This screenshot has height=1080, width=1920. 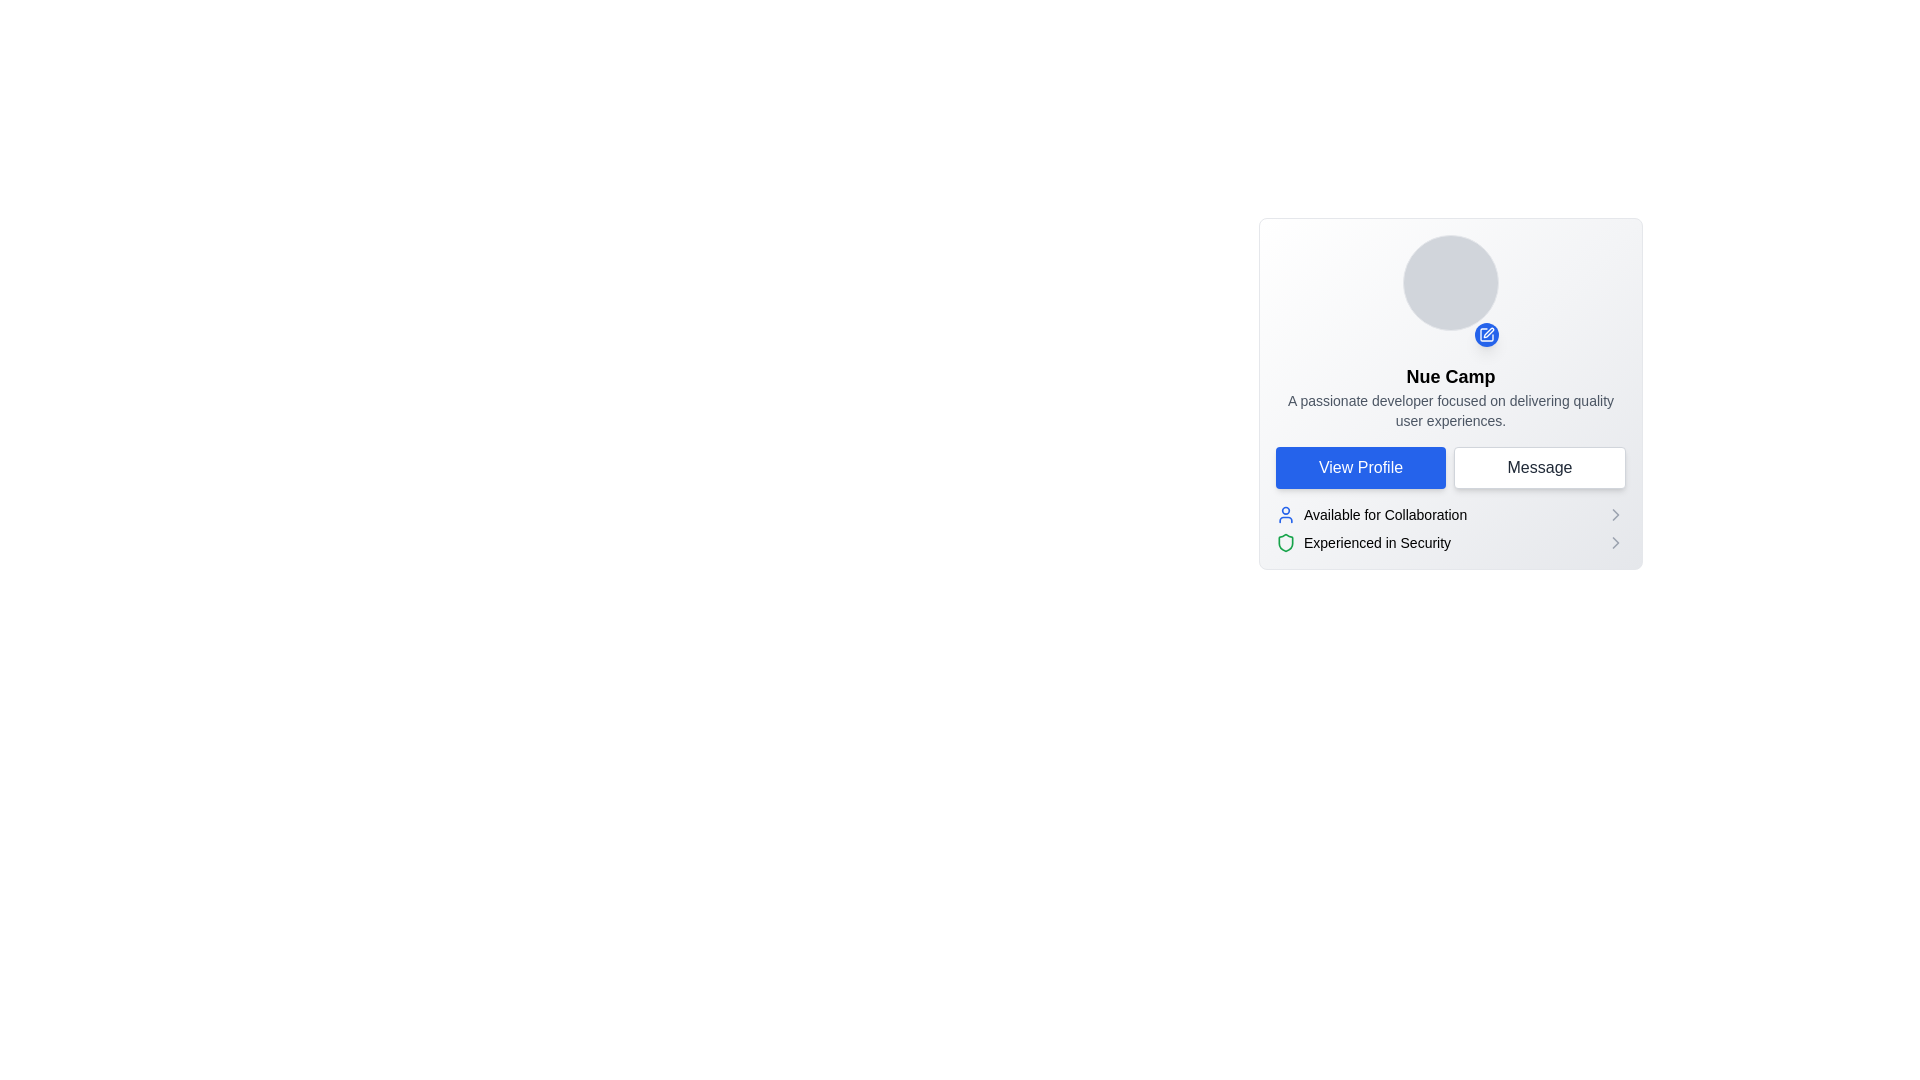 What do you see at coordinates (1450, 290) in the screenshot?
I see `the circular profile image placeholder with an edit button located at the top of the user information card` at bounding box center [1450, 290].